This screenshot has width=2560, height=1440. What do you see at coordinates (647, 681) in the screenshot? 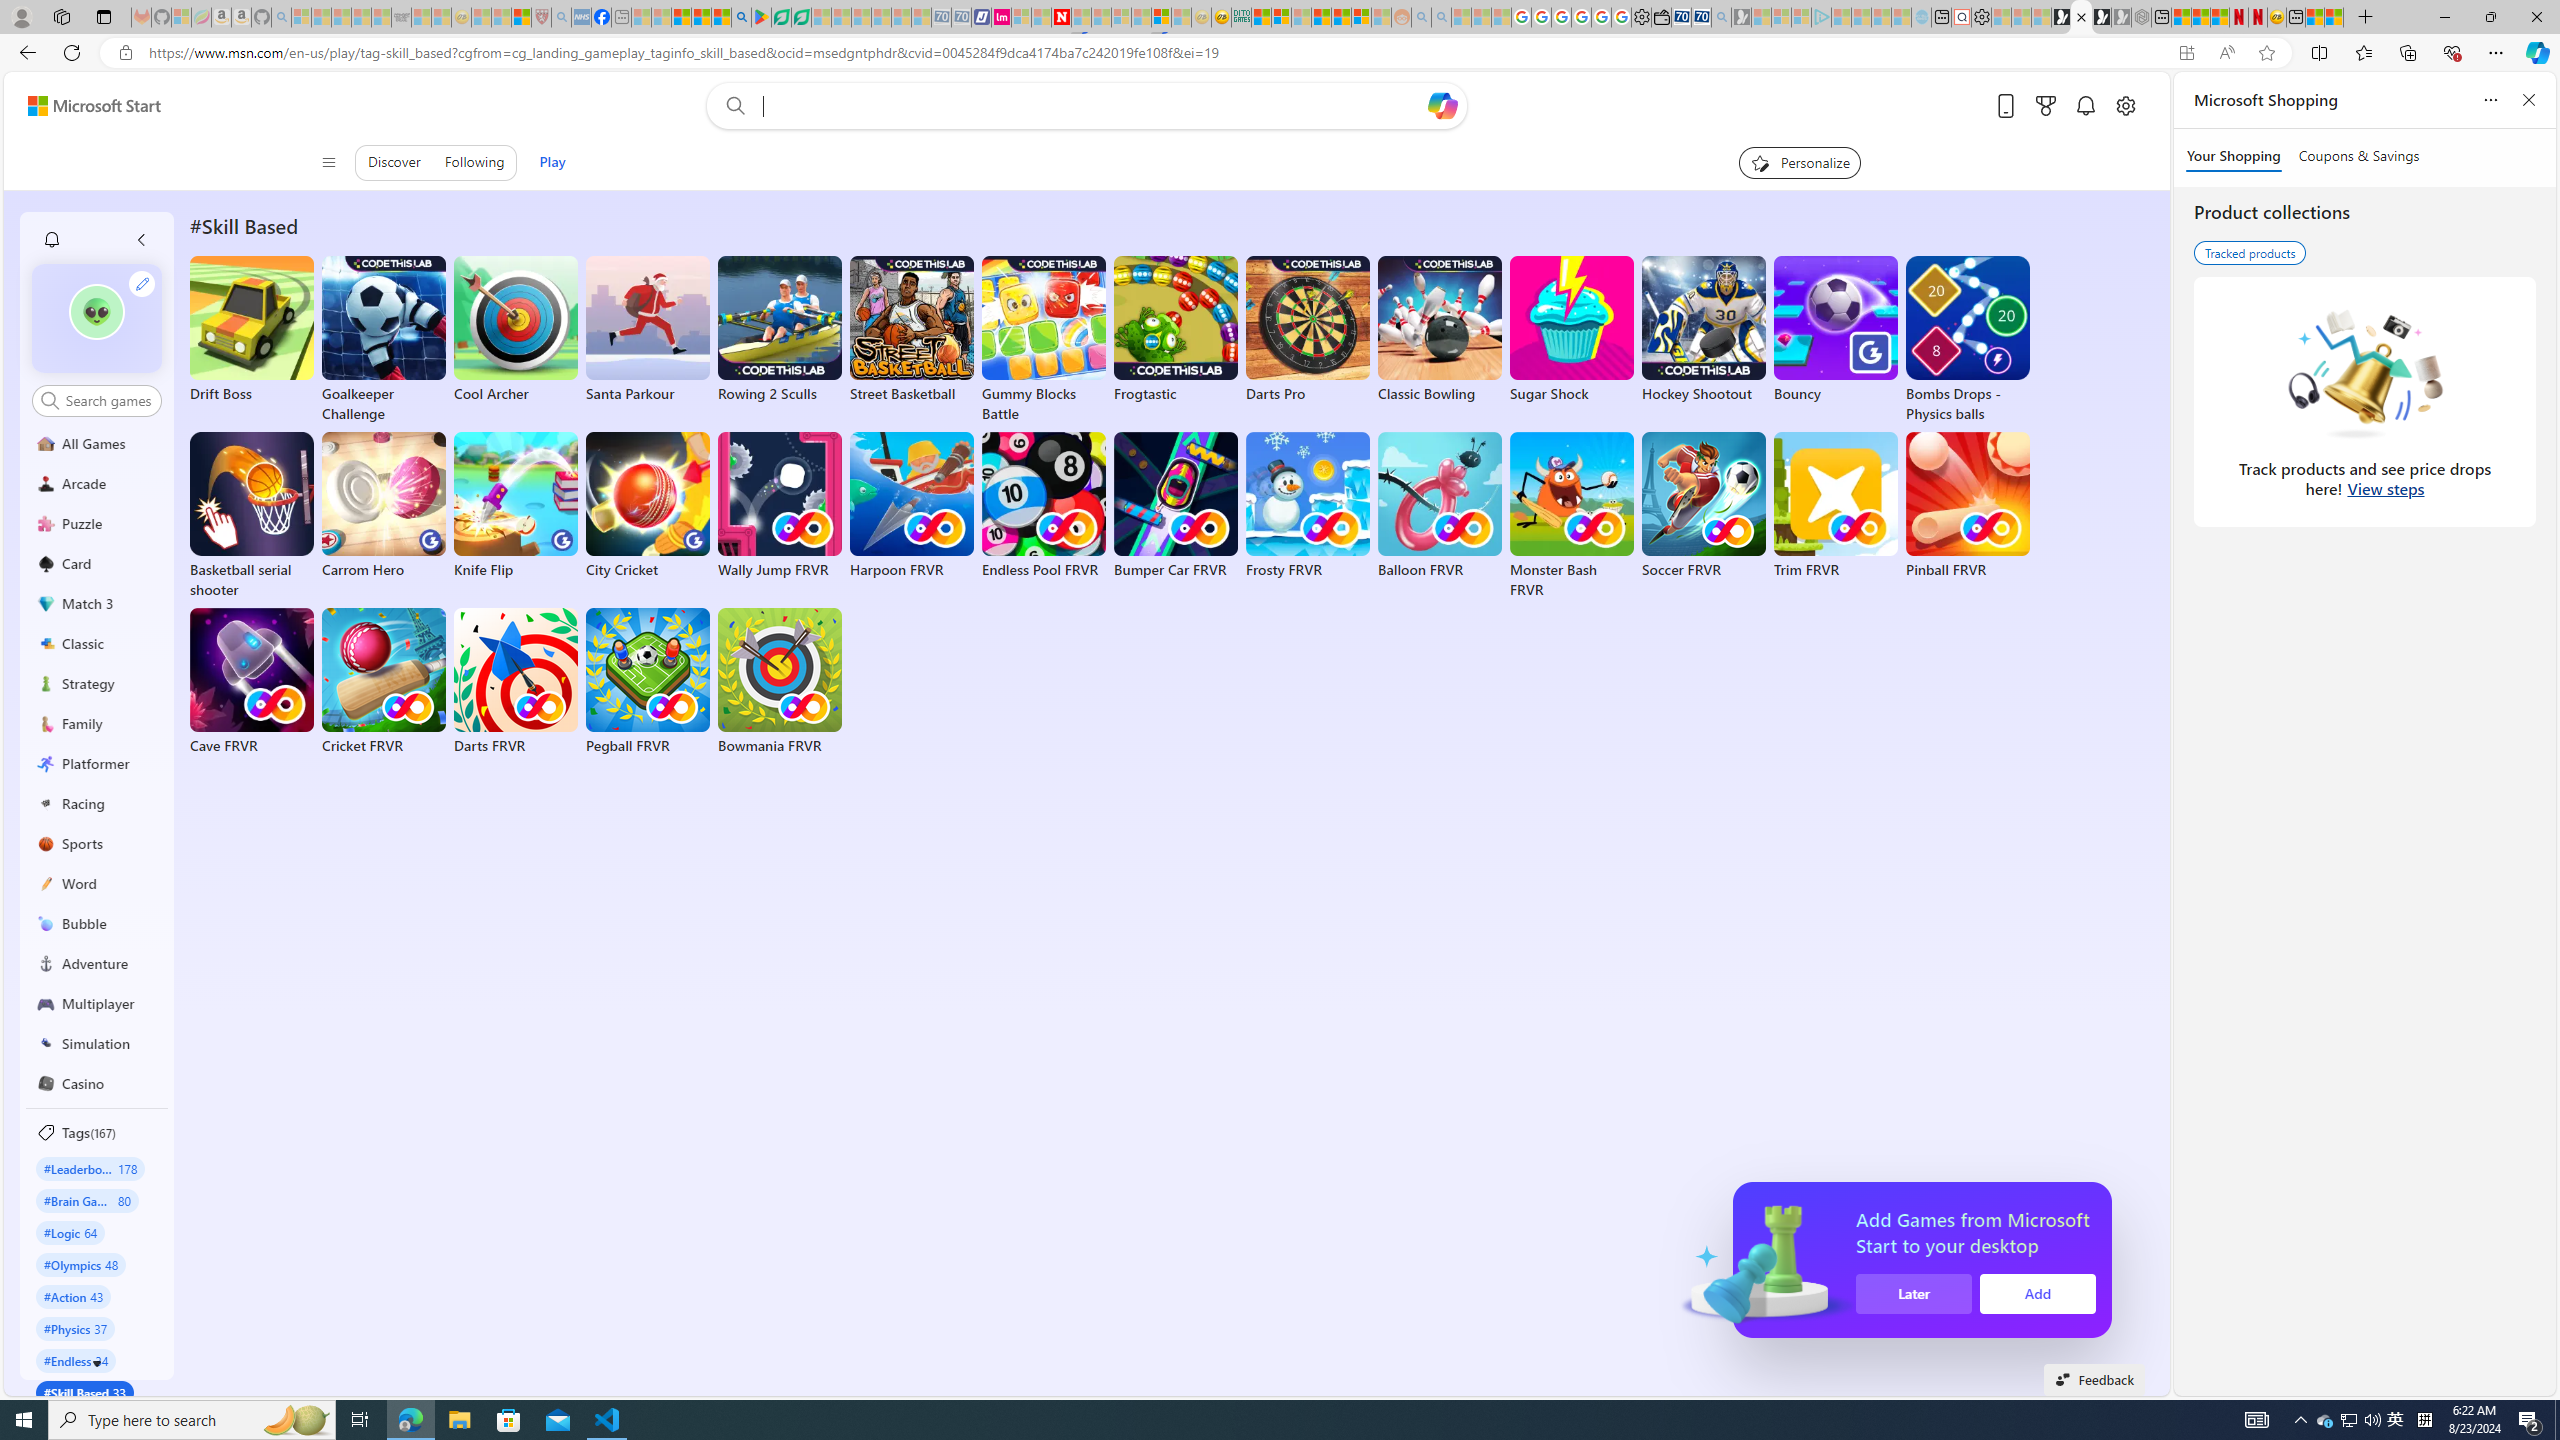
I see `'Pegball FRVR'` at bounding box center [647, 681].